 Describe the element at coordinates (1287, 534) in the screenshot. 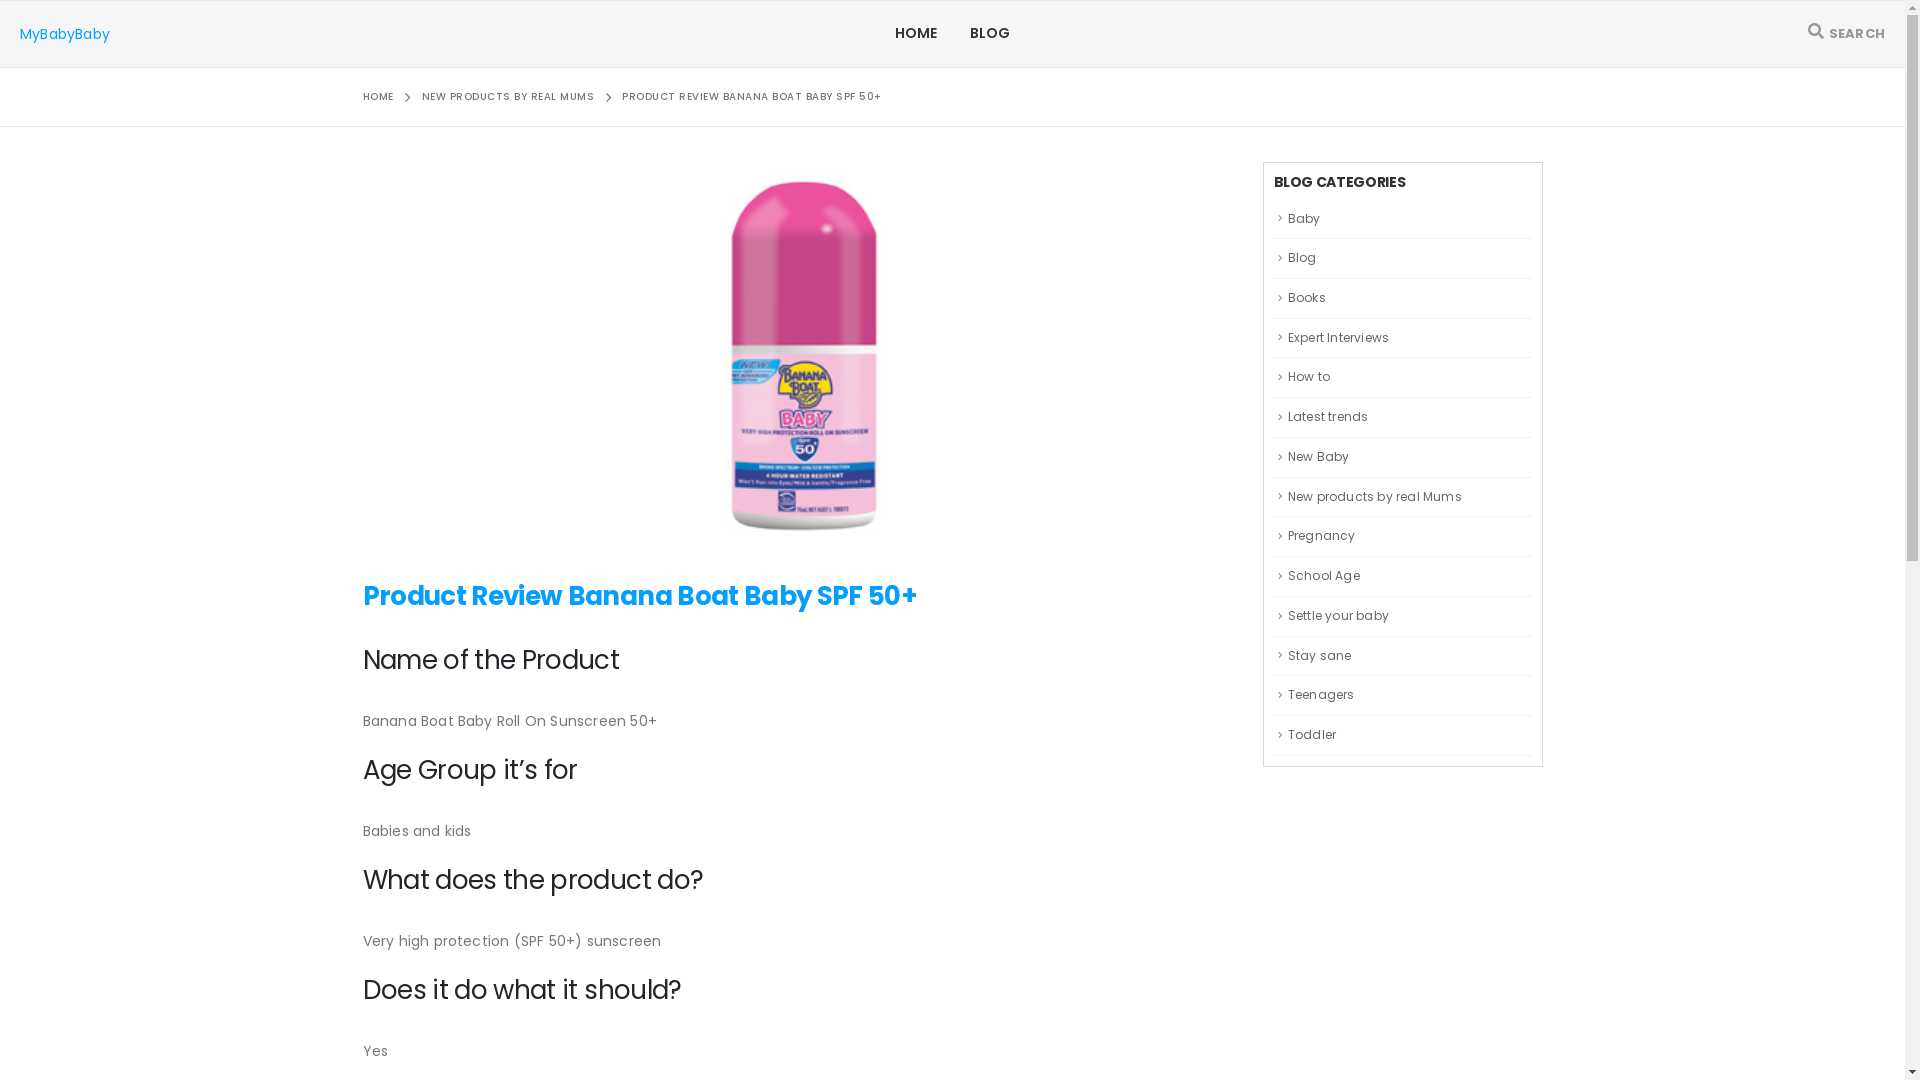

I see `'Pregnancy'` at that location.